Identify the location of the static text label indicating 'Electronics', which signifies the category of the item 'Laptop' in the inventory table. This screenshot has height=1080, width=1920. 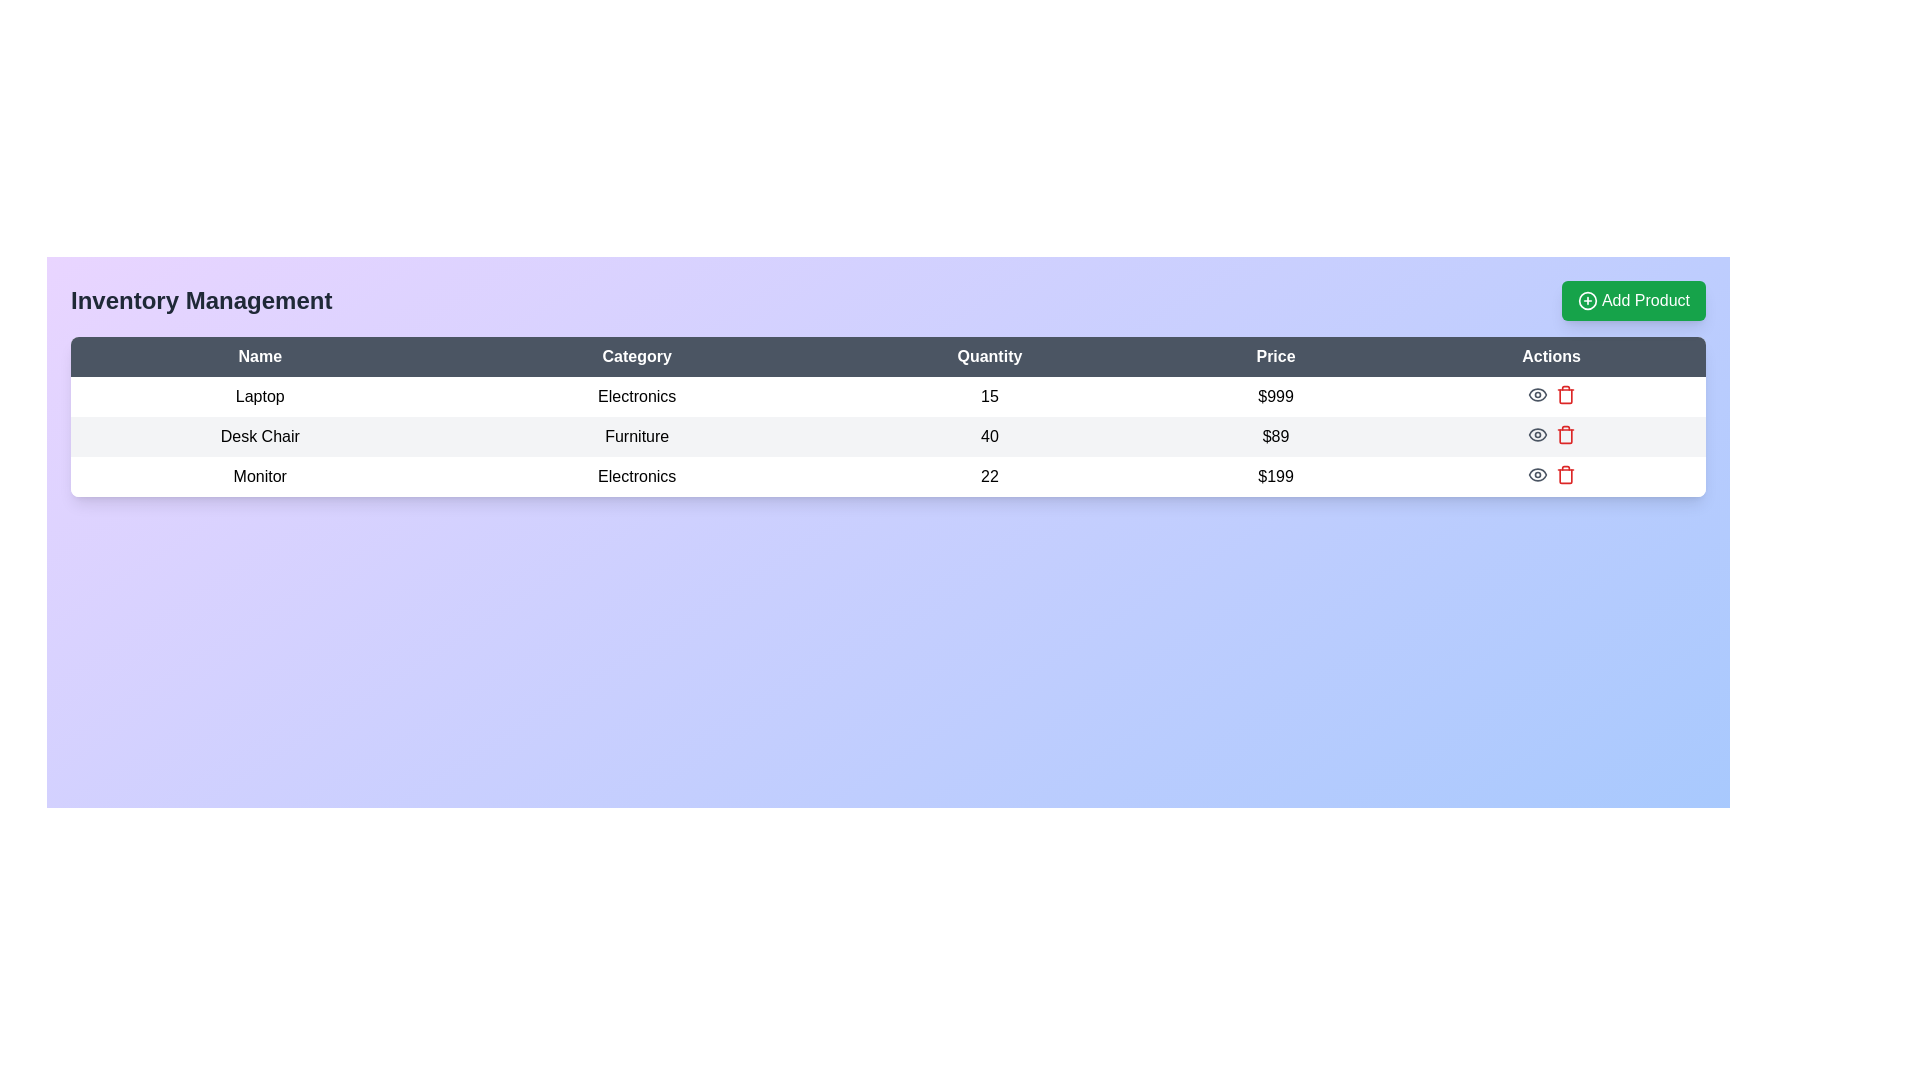
(636, 397).